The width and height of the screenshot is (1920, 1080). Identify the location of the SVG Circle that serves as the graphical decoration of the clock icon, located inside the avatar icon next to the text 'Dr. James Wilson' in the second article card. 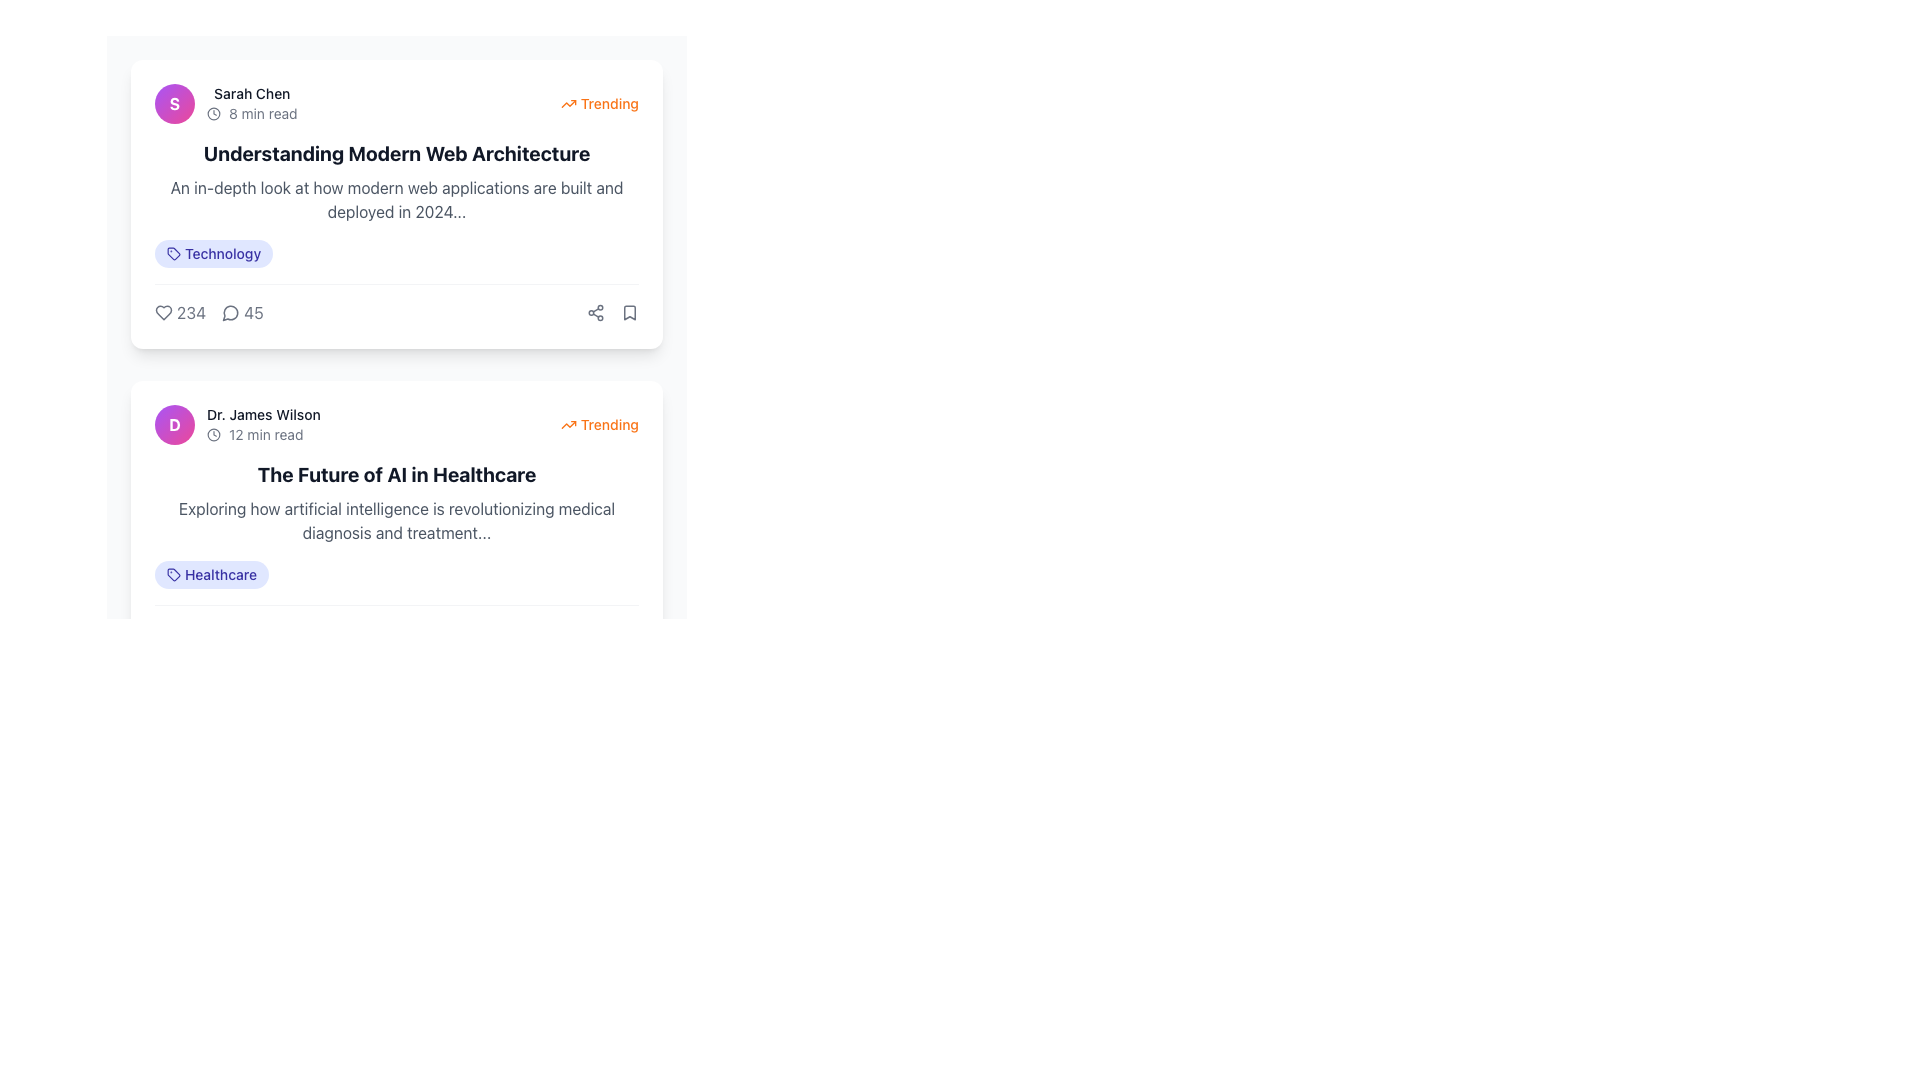
(214, 434).